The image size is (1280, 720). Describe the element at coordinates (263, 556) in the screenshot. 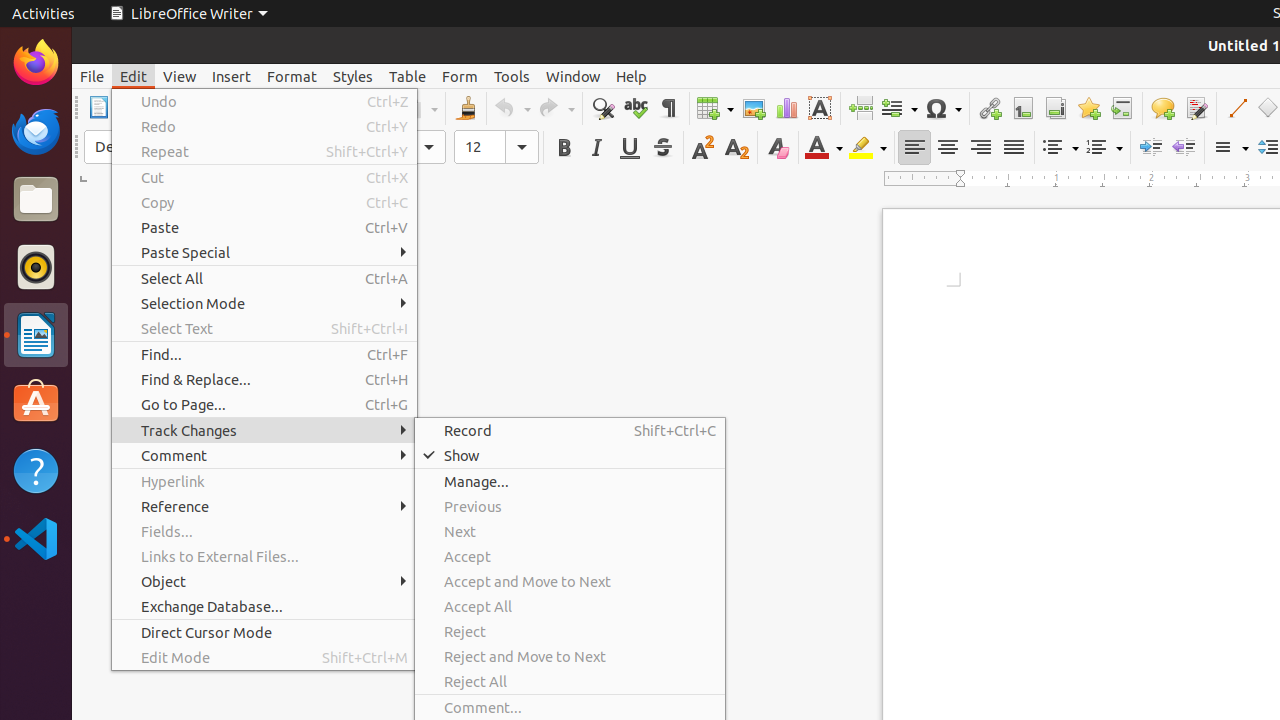

I see `'Links to External Files...'` at that location.